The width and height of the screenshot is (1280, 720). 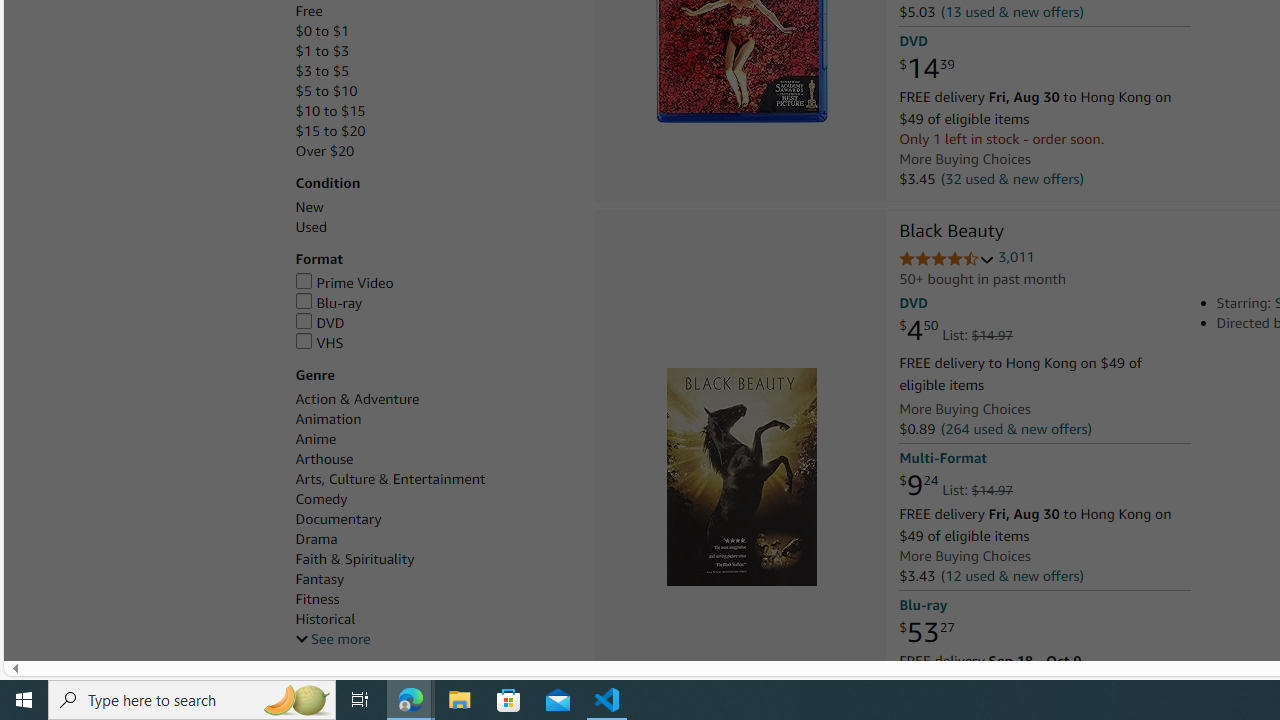 What do you see at coordinates (433, 70) in the screenshot?
I see `'$3 to $5'` at bounding box center [433, 70].